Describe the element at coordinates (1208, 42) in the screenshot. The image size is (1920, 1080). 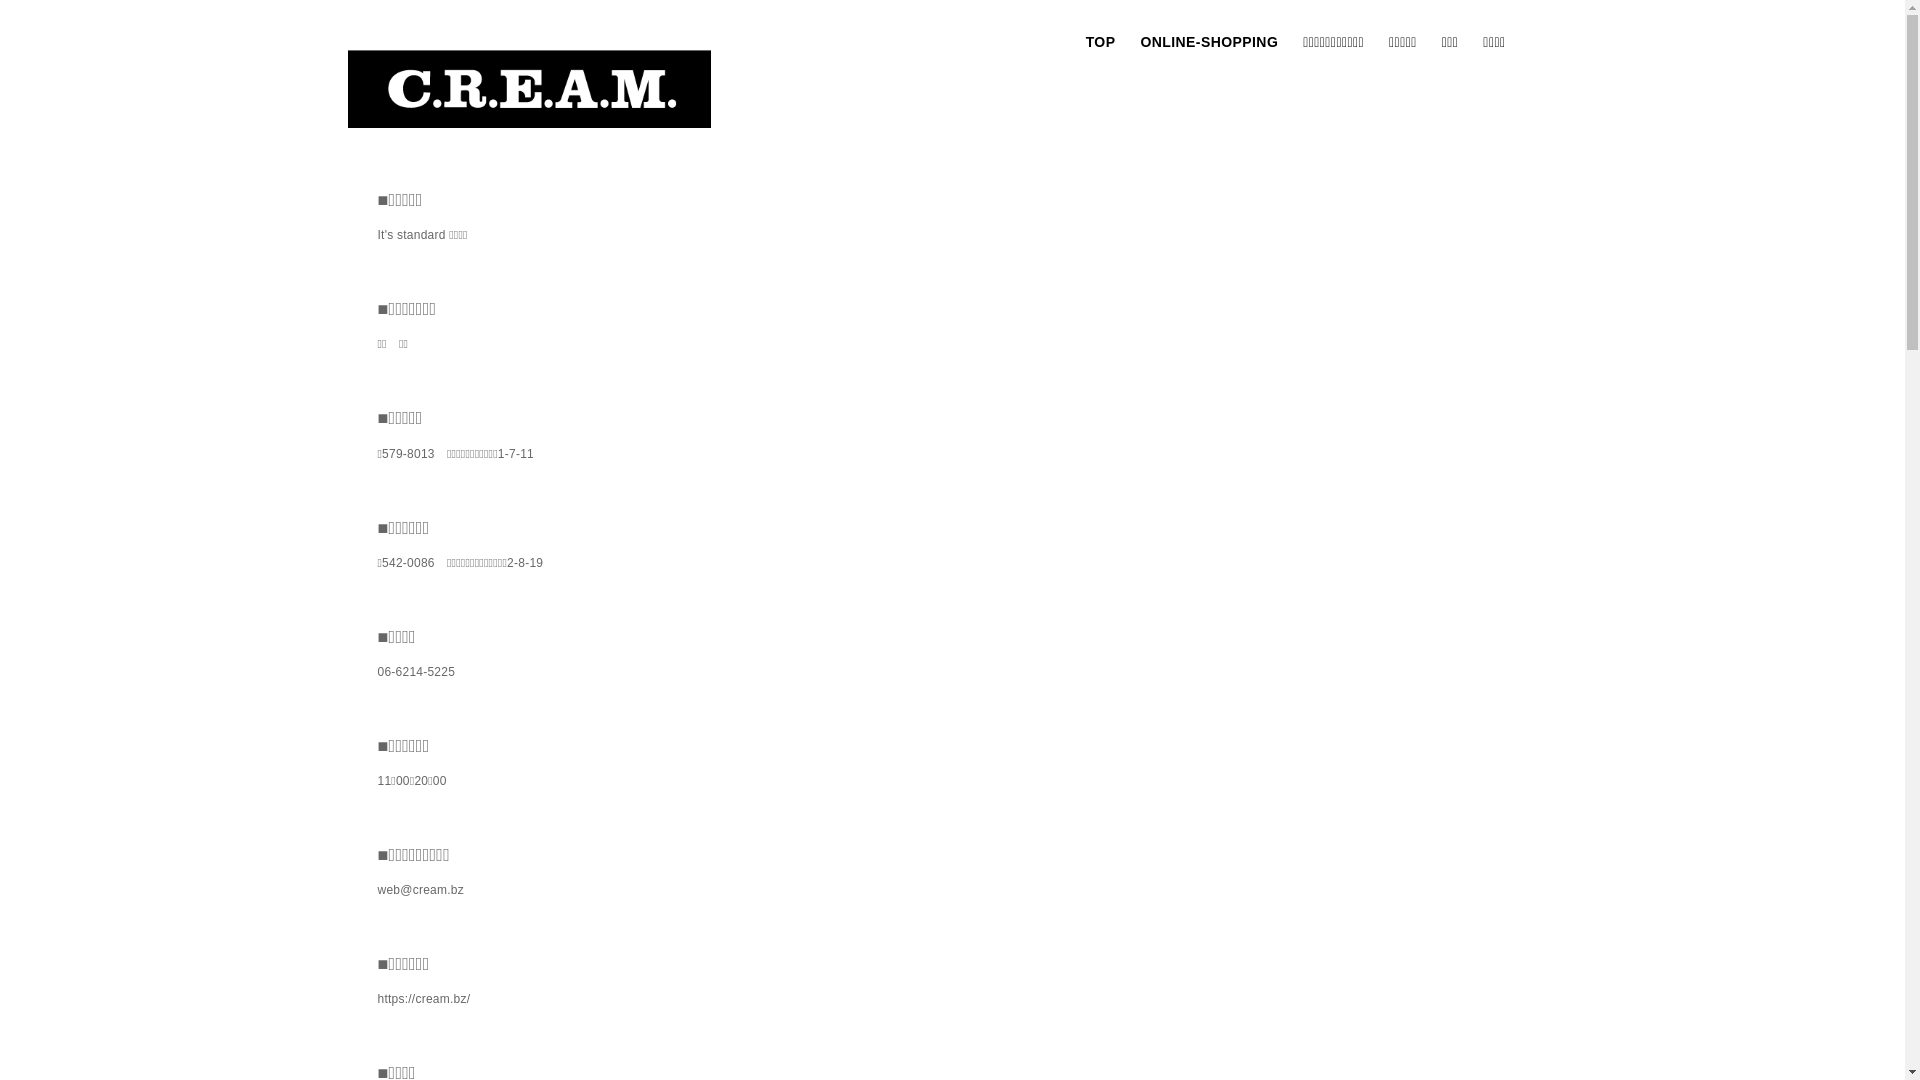
I see `'ONLINE-SHOPPING'` at that location.